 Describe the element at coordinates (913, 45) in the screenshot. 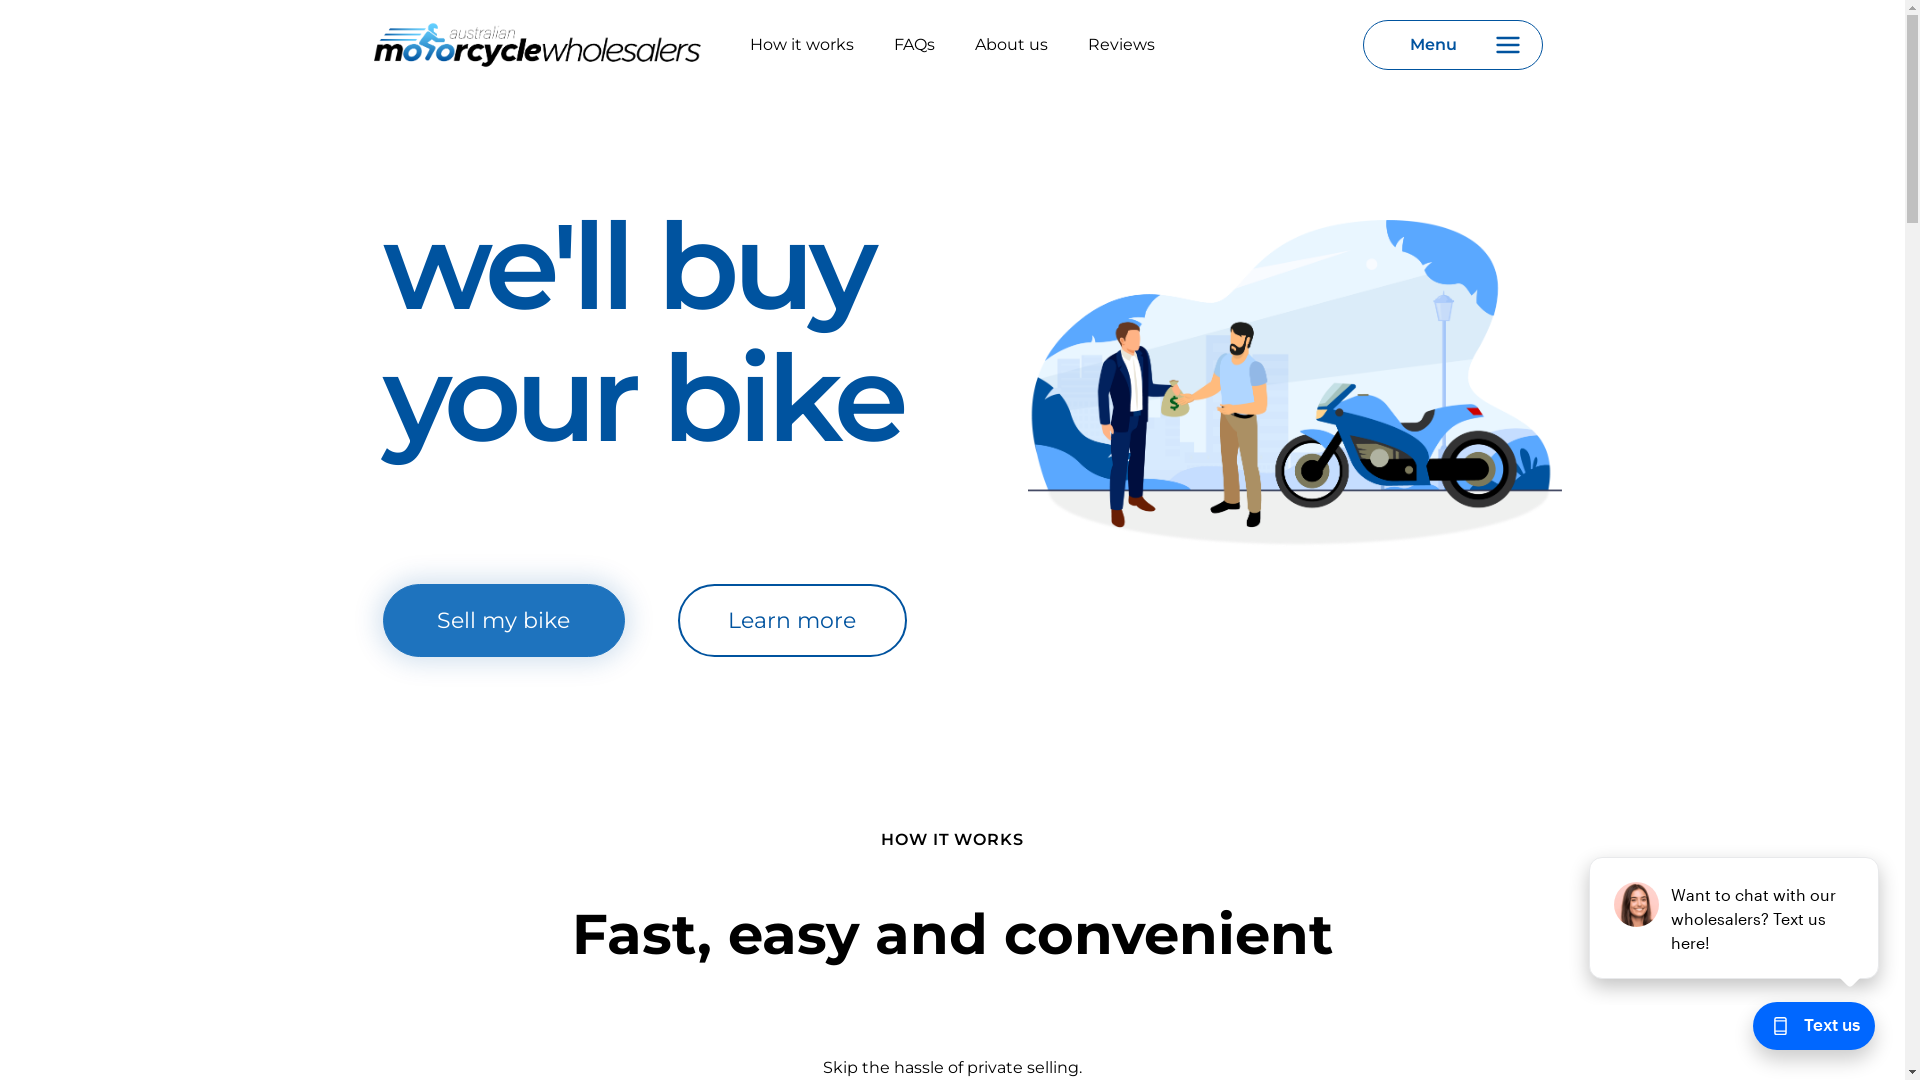

I see `'FAQs'` at that location.